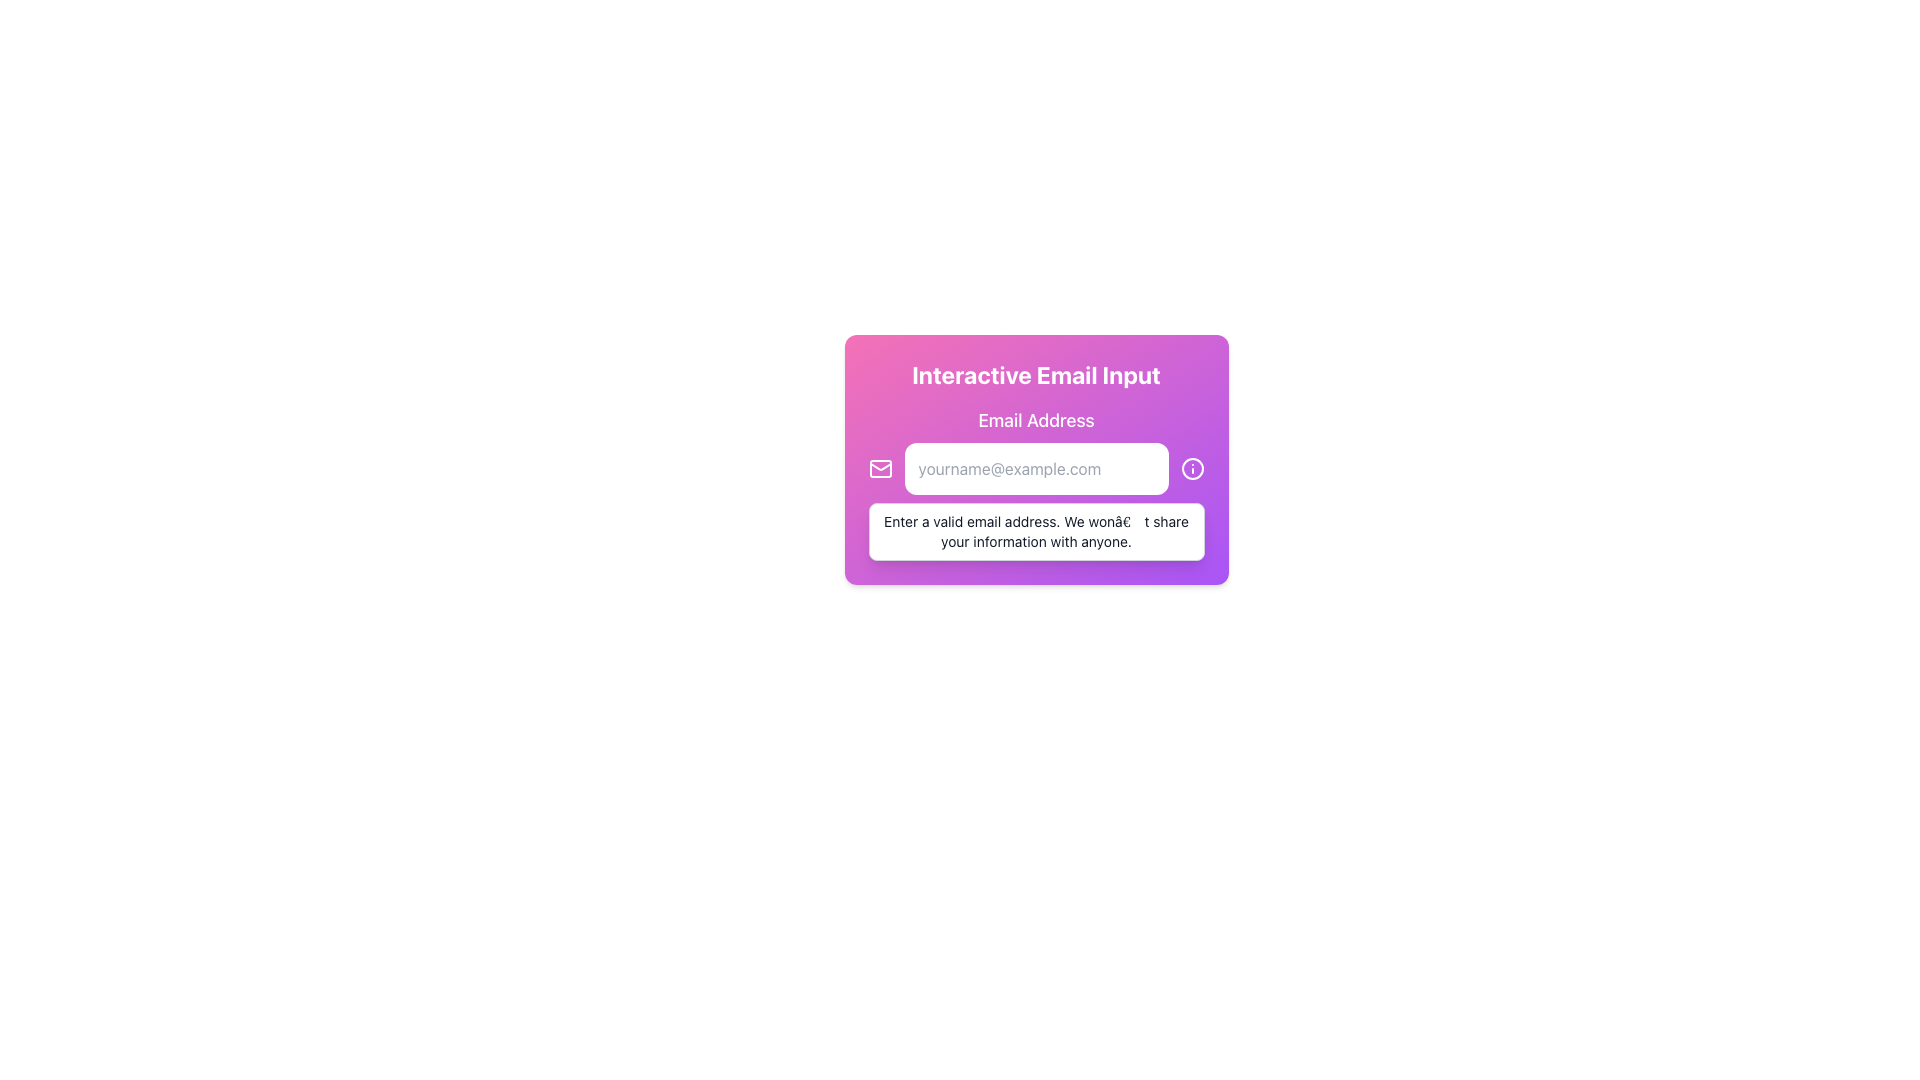 The height and width of the screenshot is (1080, 1920). I want to click on the text label that instructs users to 'Enter a valid email address. We won’t share your information with anyone.' This label is centrally aligned below the email input field, so click(1036, 531).